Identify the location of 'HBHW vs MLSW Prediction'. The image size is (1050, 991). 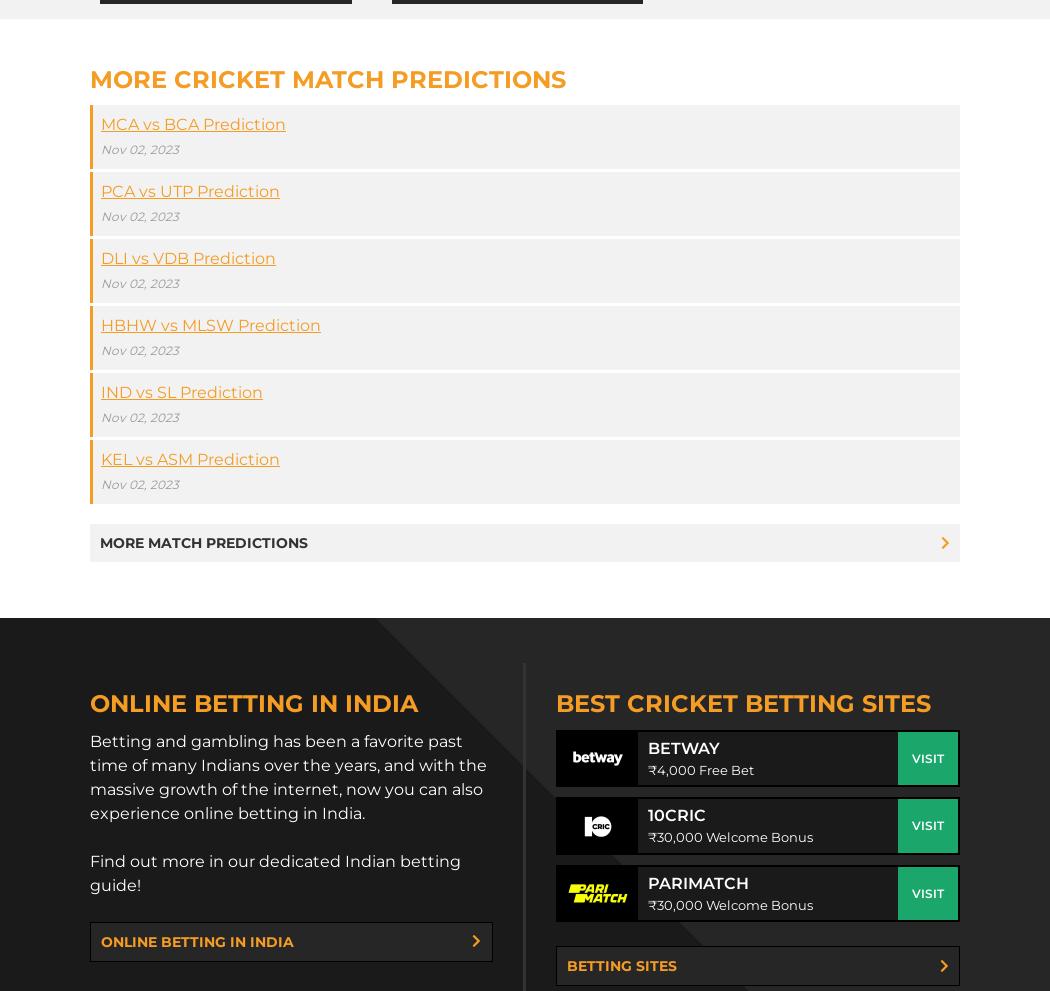
(210, 325).